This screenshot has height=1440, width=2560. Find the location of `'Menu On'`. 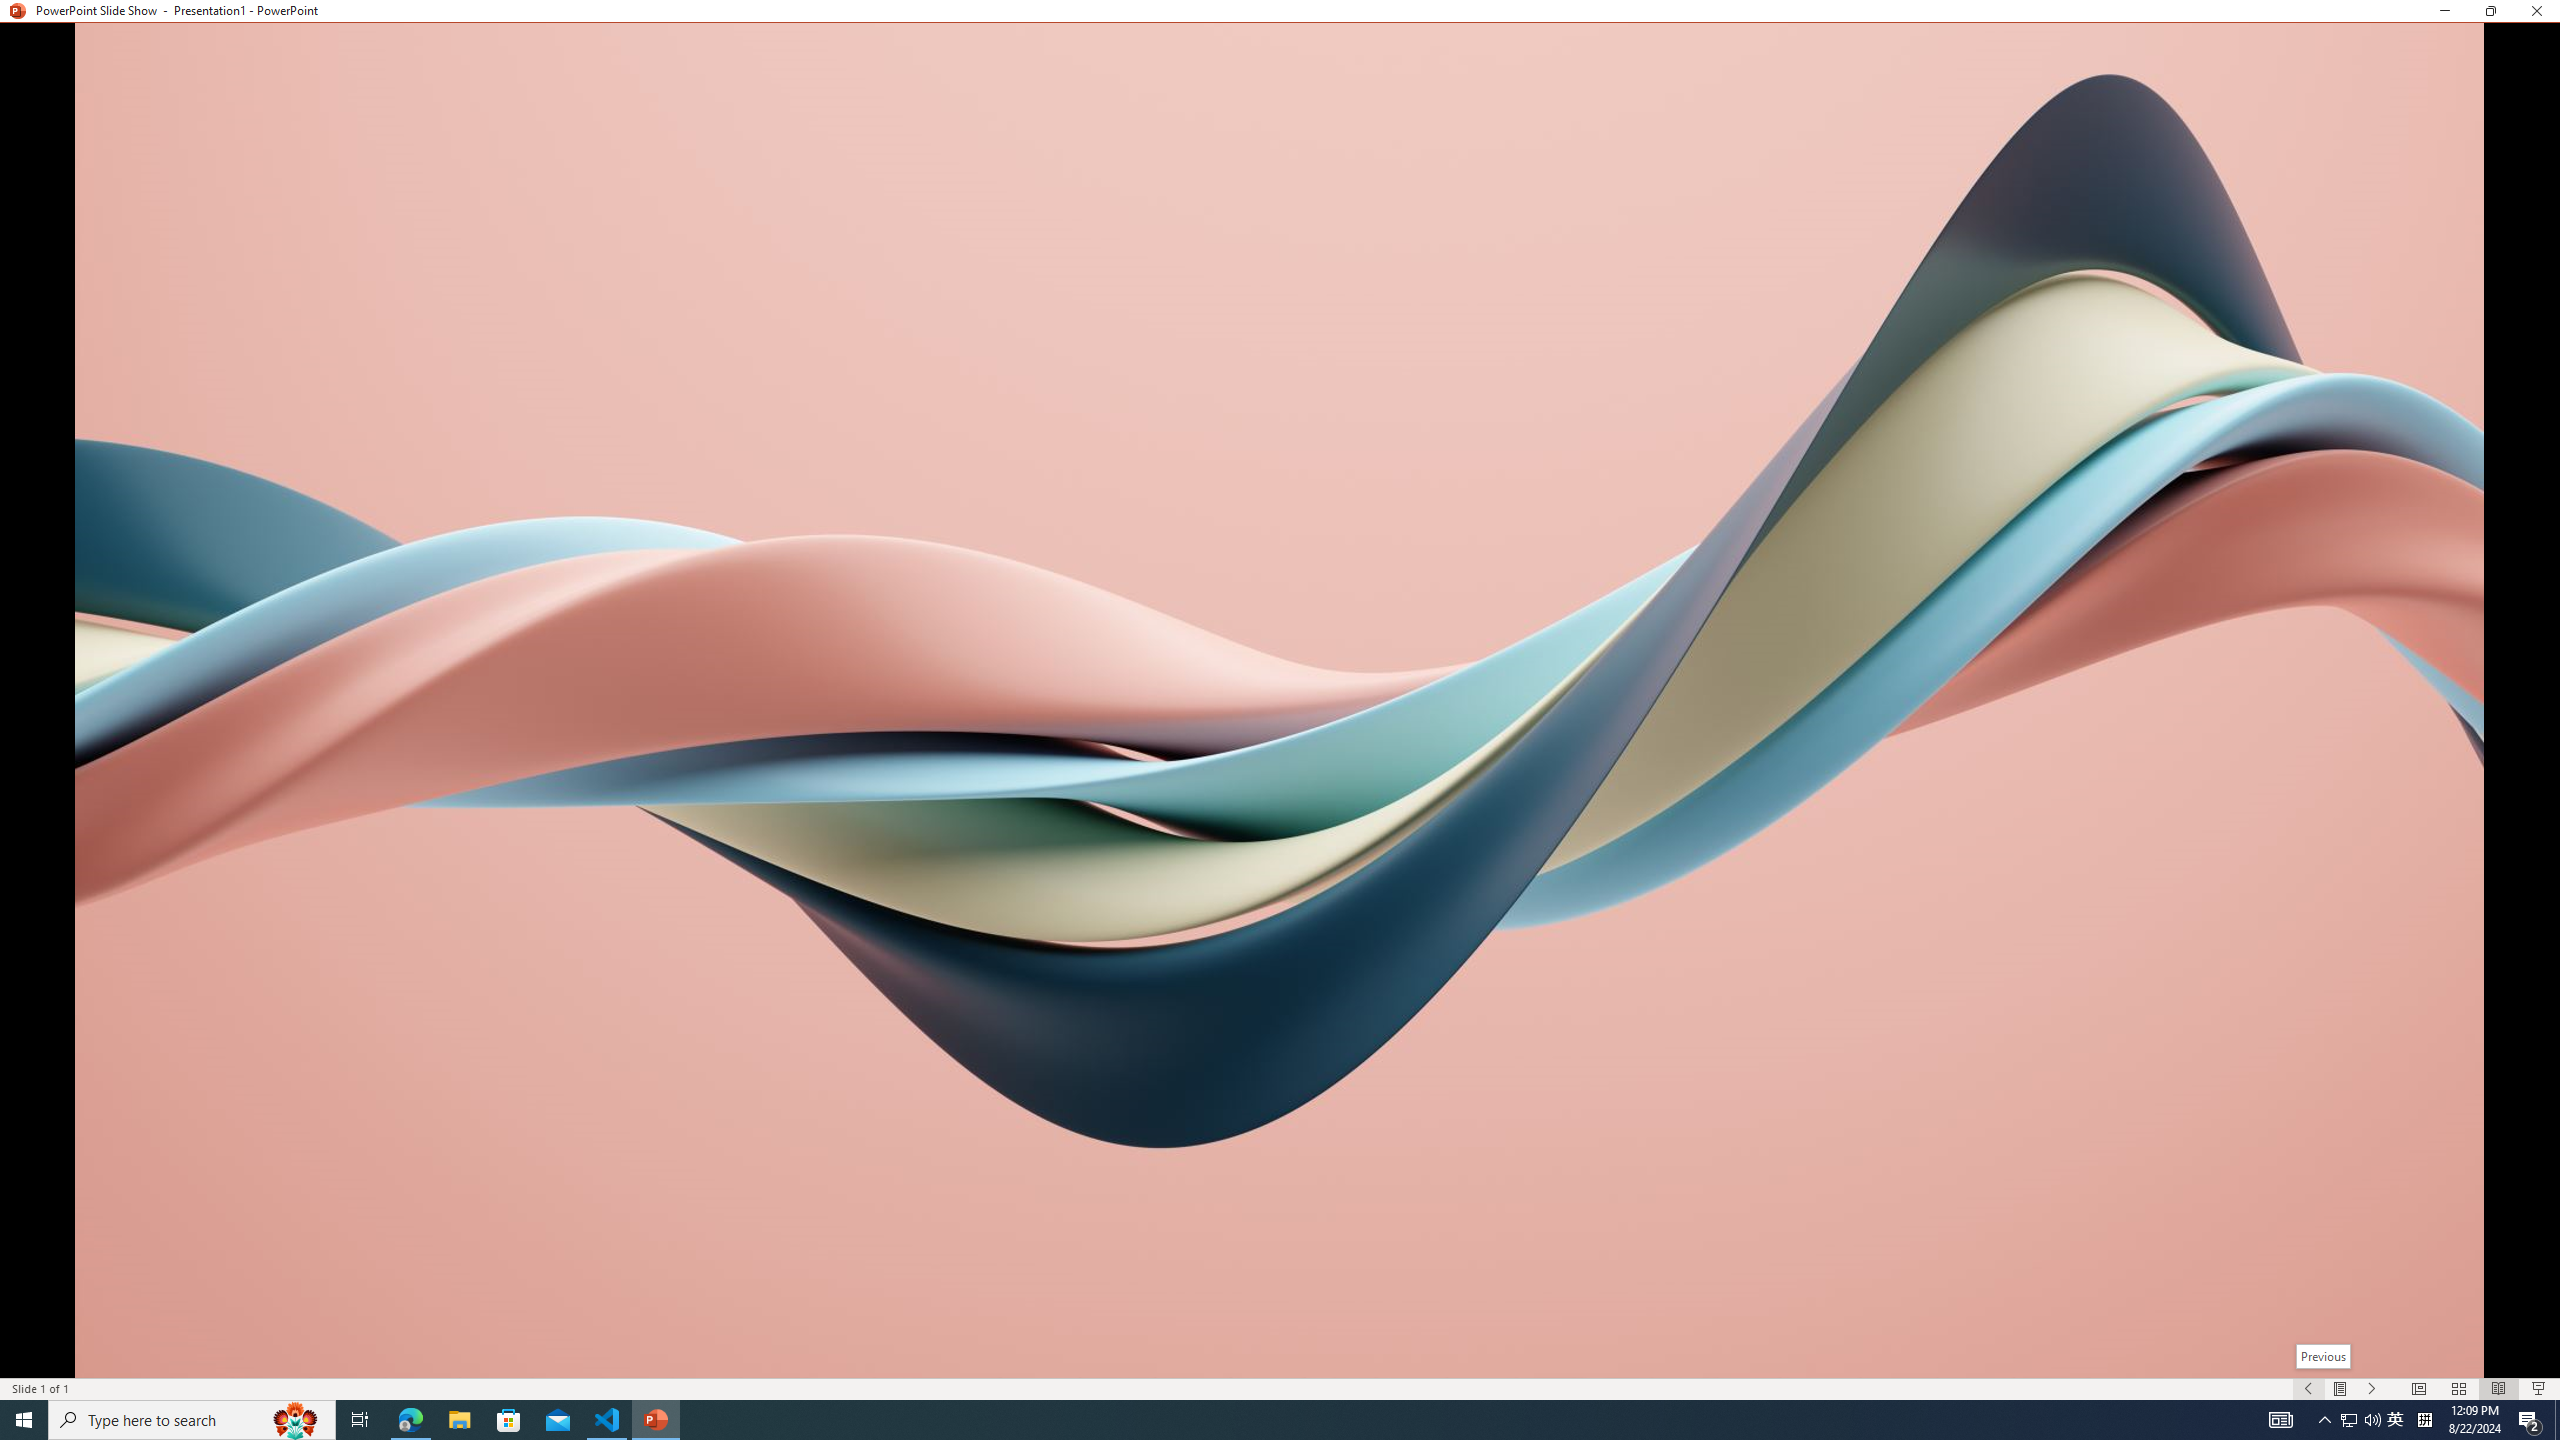

'Menu On' is located at coordinates (2340, 1389).